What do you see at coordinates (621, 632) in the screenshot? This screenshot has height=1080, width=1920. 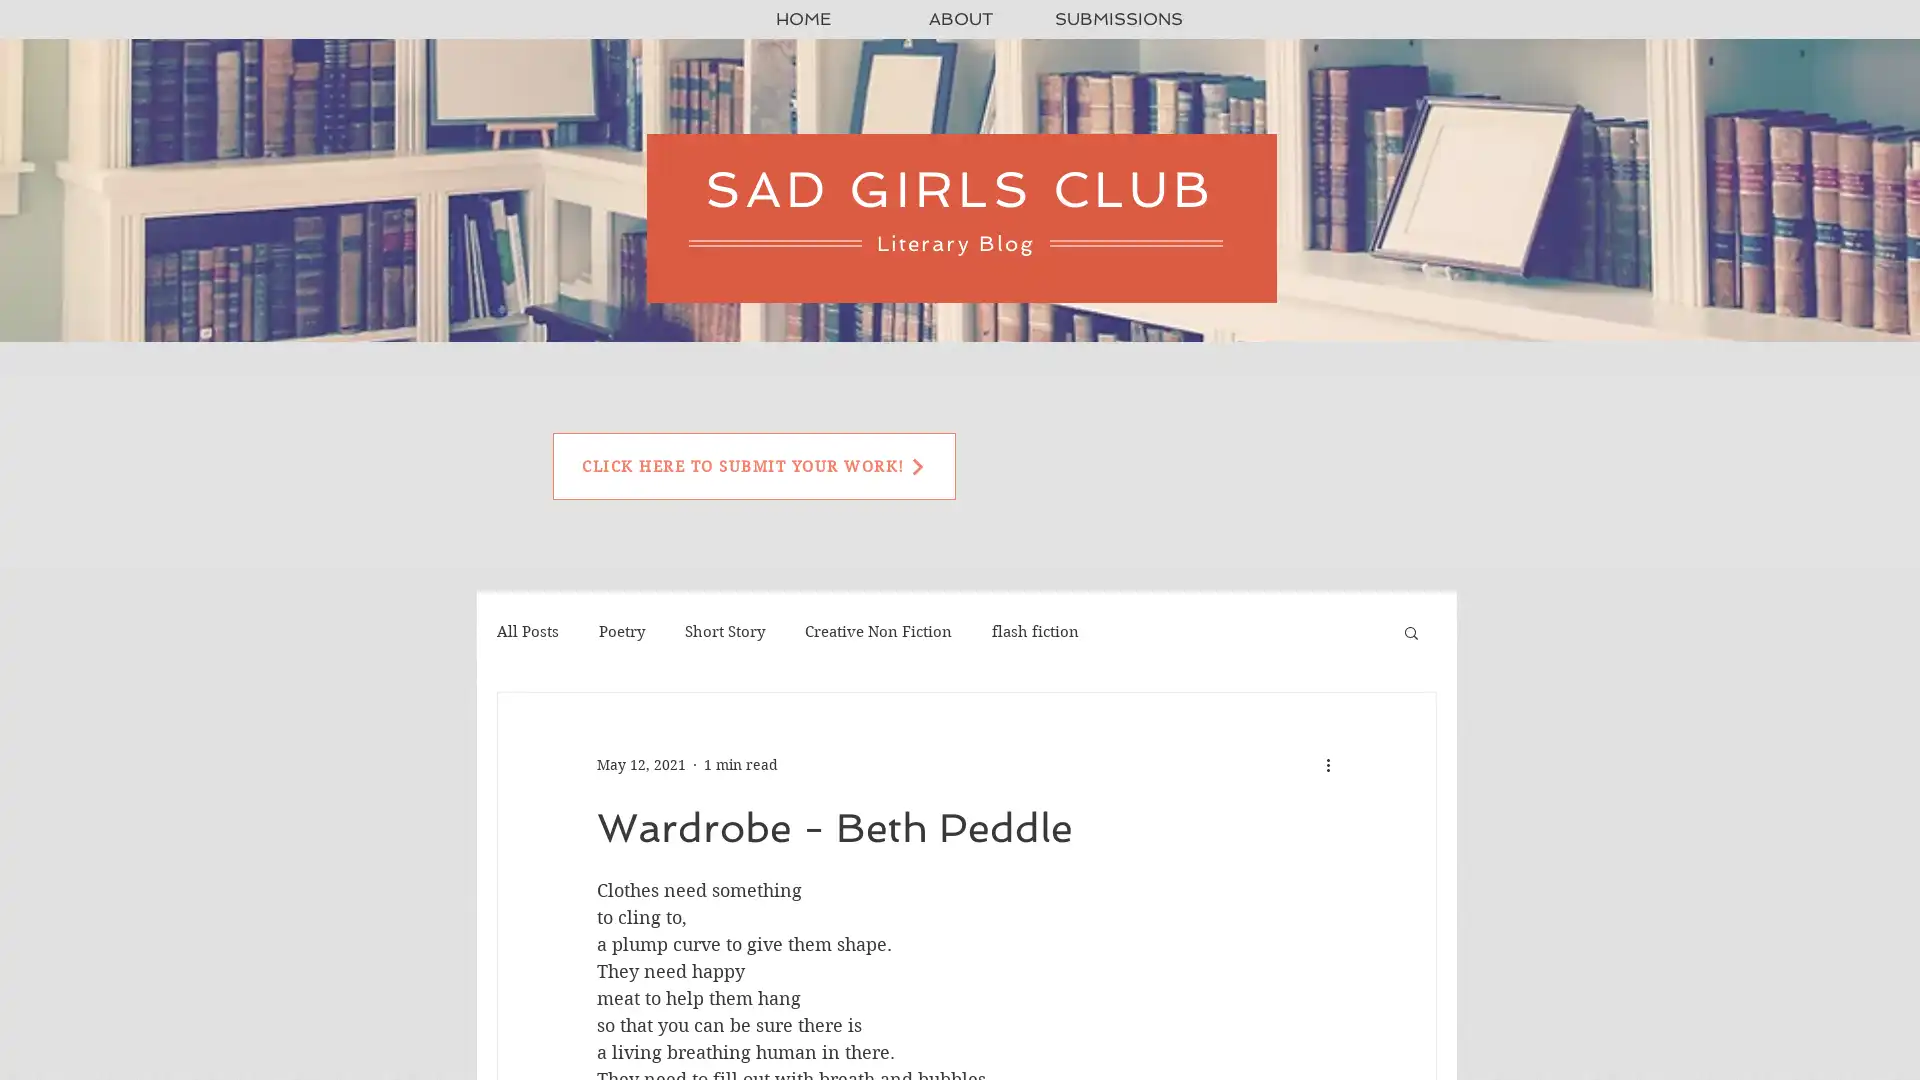 I see `Poetry` at bounding box center [621, 632].